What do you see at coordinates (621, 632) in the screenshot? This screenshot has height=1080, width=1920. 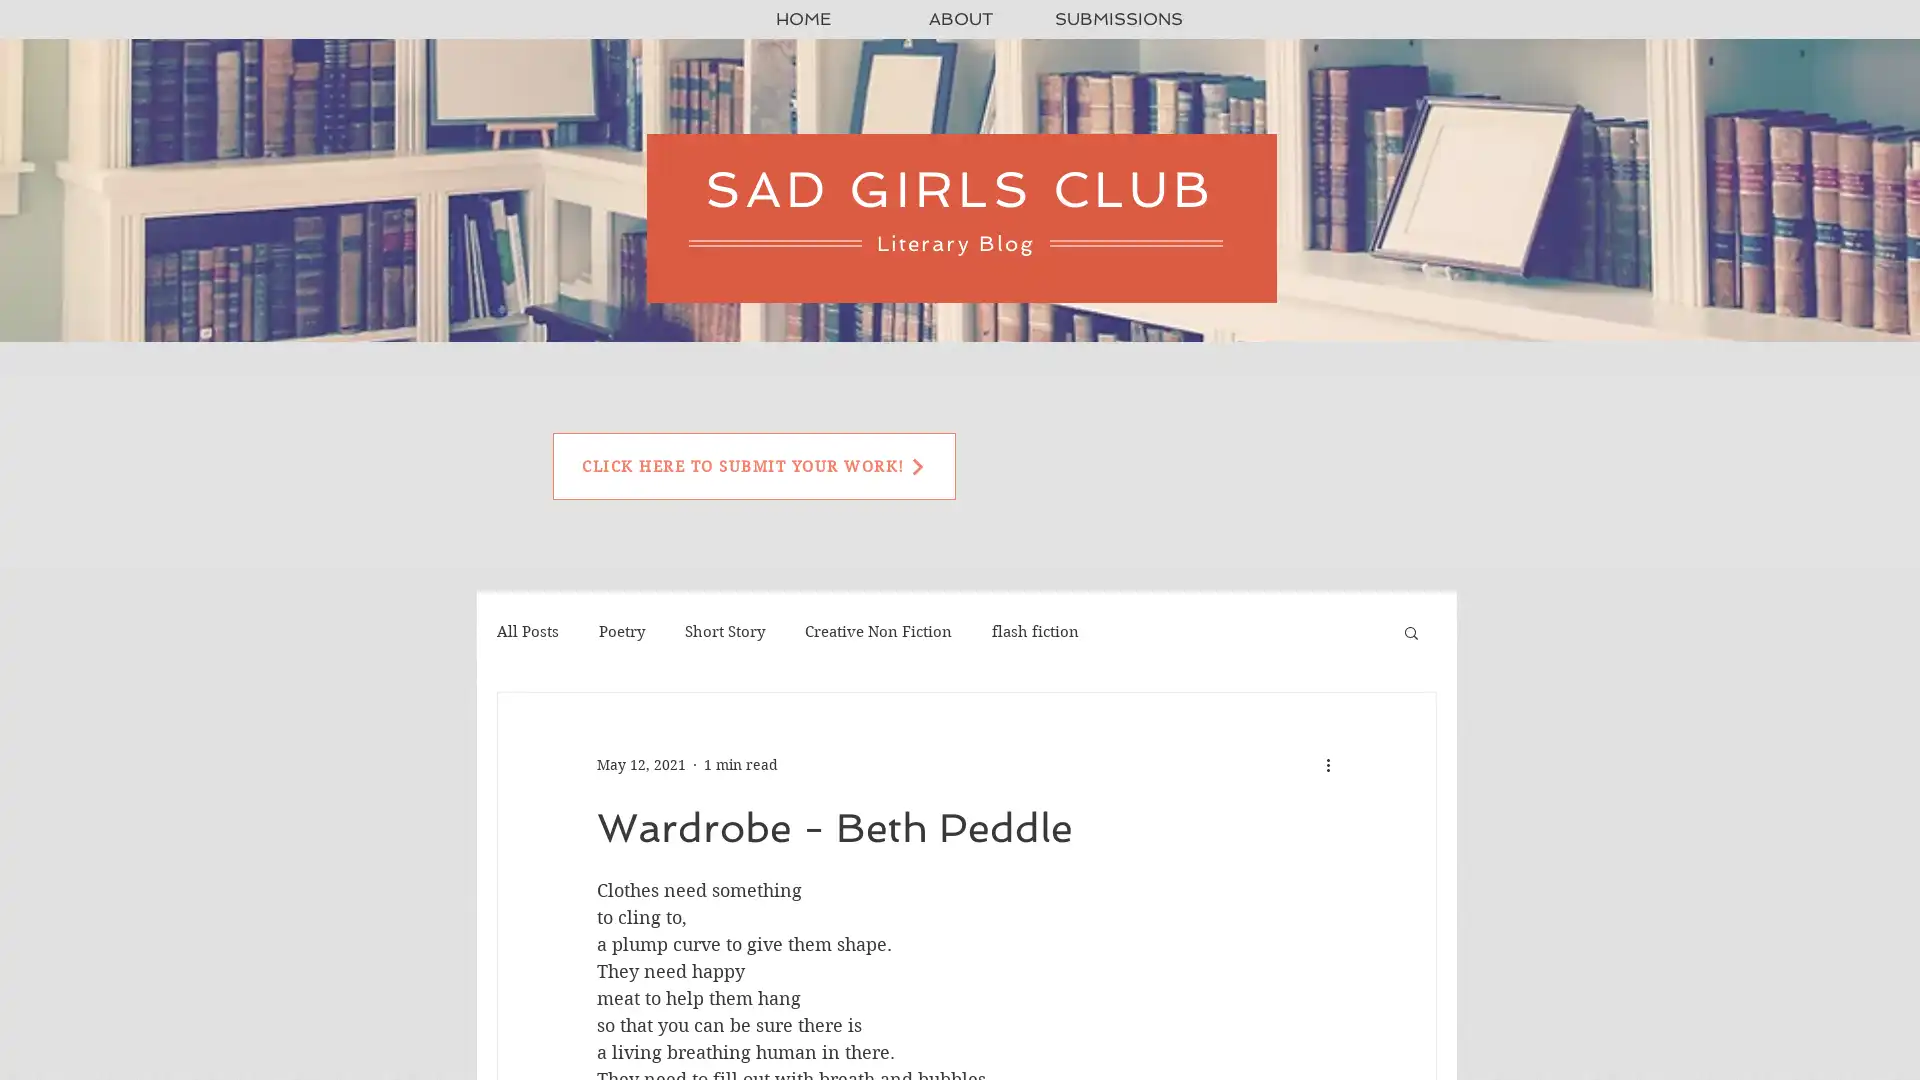 I see `Poetry` at bounding box center [621, 632].